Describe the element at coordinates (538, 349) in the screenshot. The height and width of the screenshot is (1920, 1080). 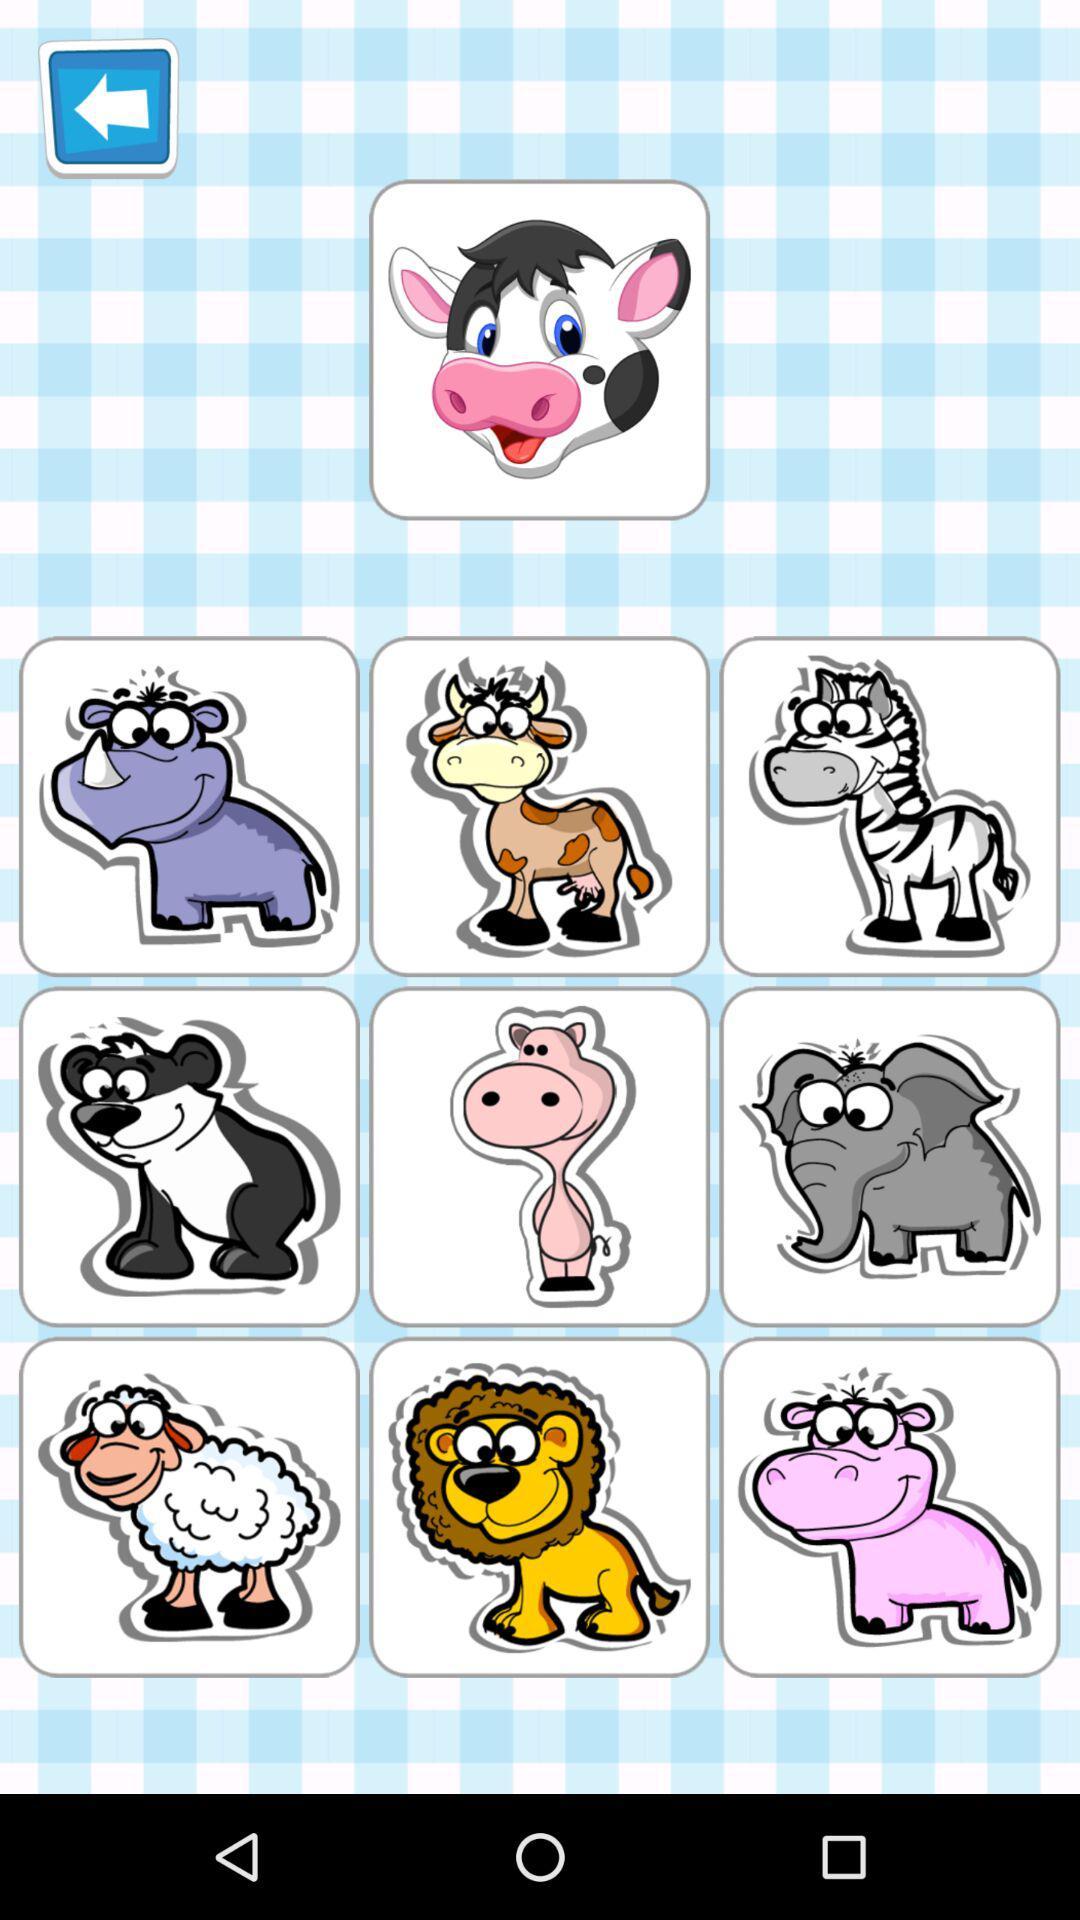
I see `cow` at that location.